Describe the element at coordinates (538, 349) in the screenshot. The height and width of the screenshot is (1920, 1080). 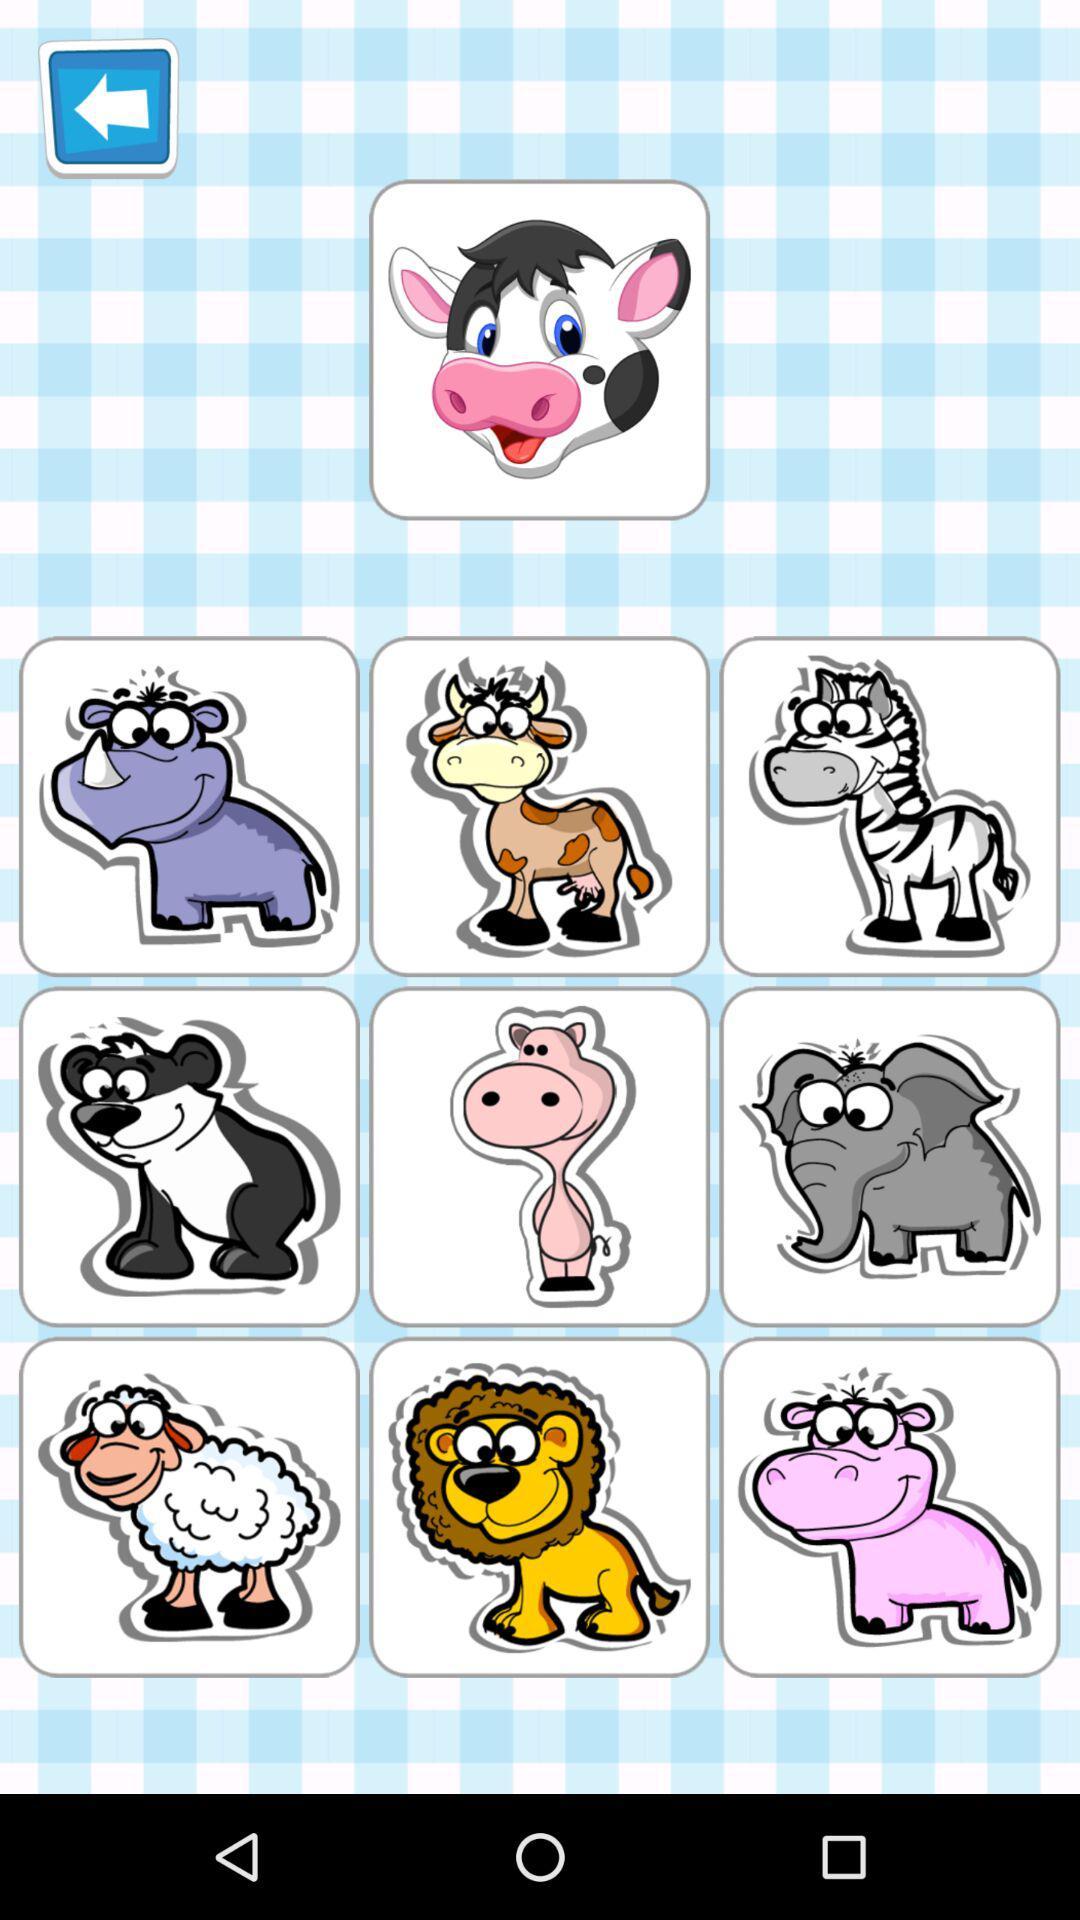
I see `cow` at that location.